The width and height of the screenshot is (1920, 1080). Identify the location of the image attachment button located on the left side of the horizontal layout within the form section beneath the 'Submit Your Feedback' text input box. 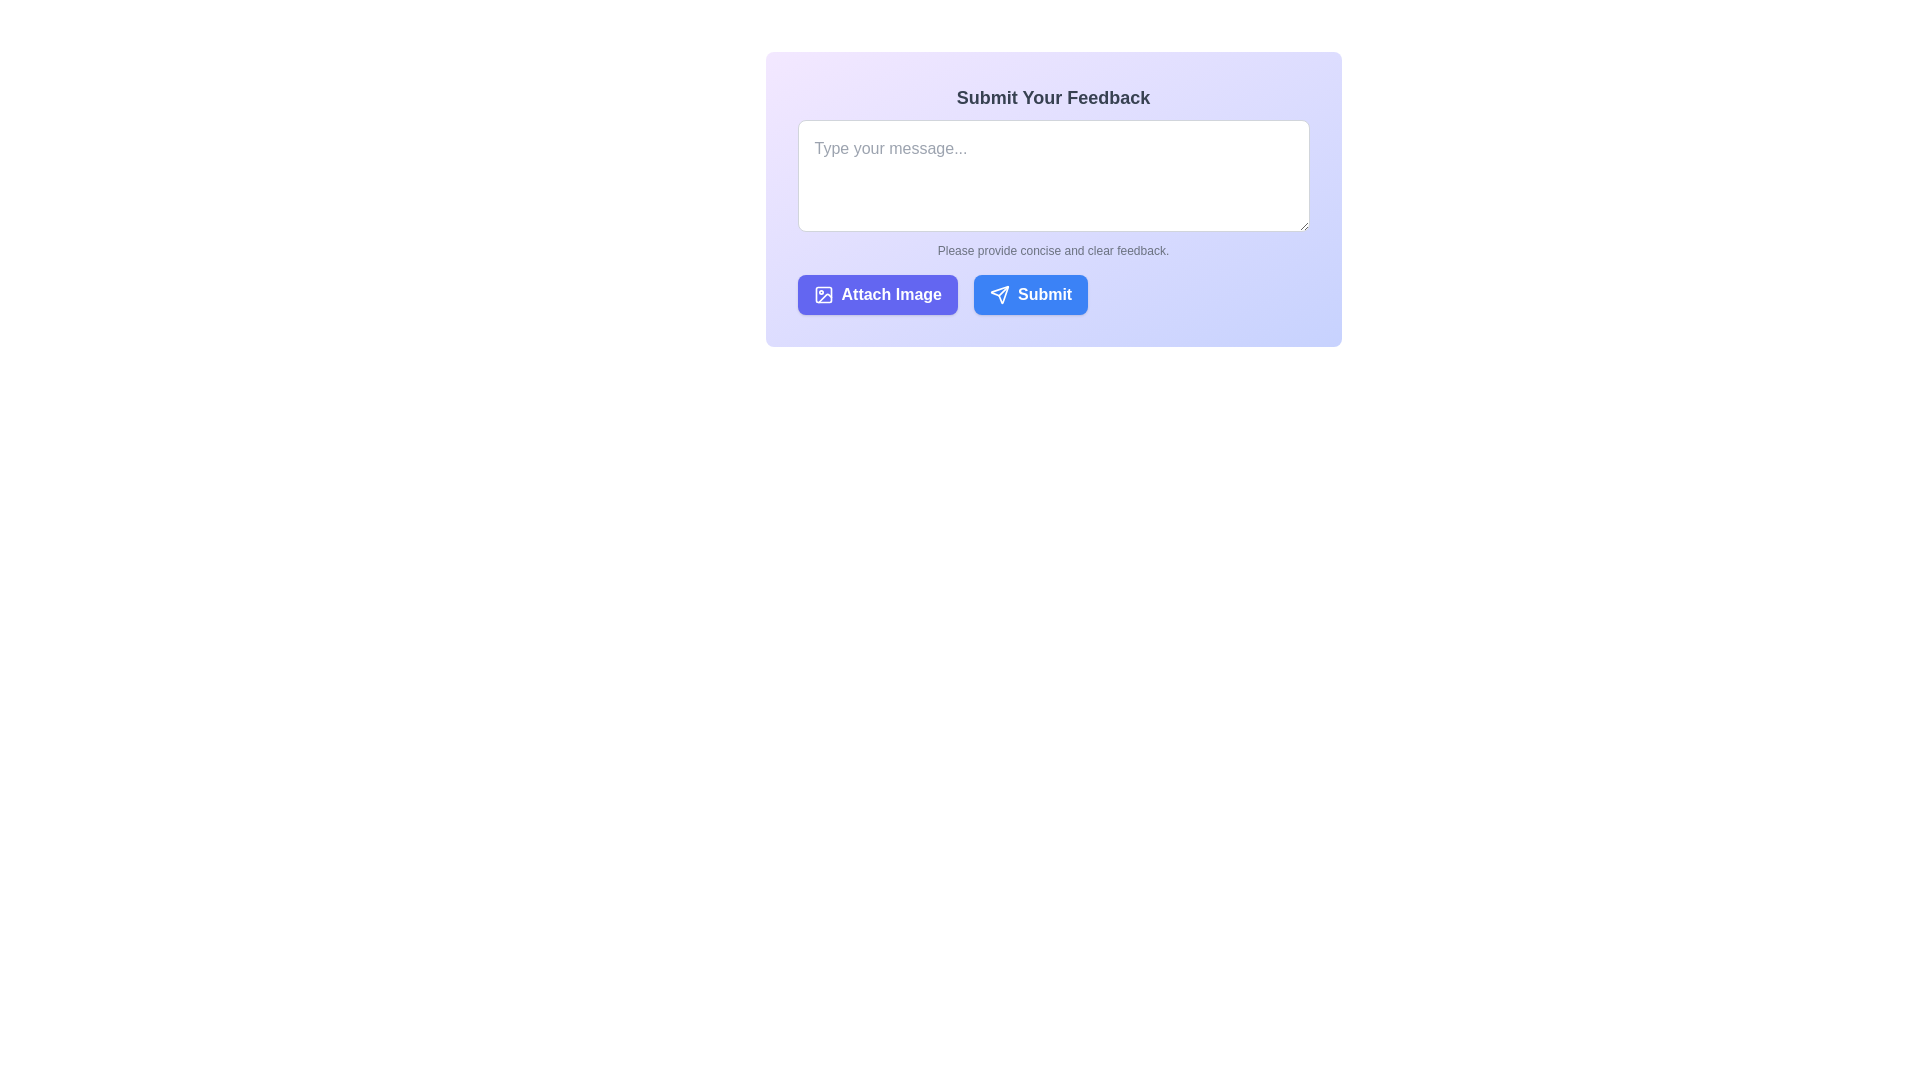
(877, 294).